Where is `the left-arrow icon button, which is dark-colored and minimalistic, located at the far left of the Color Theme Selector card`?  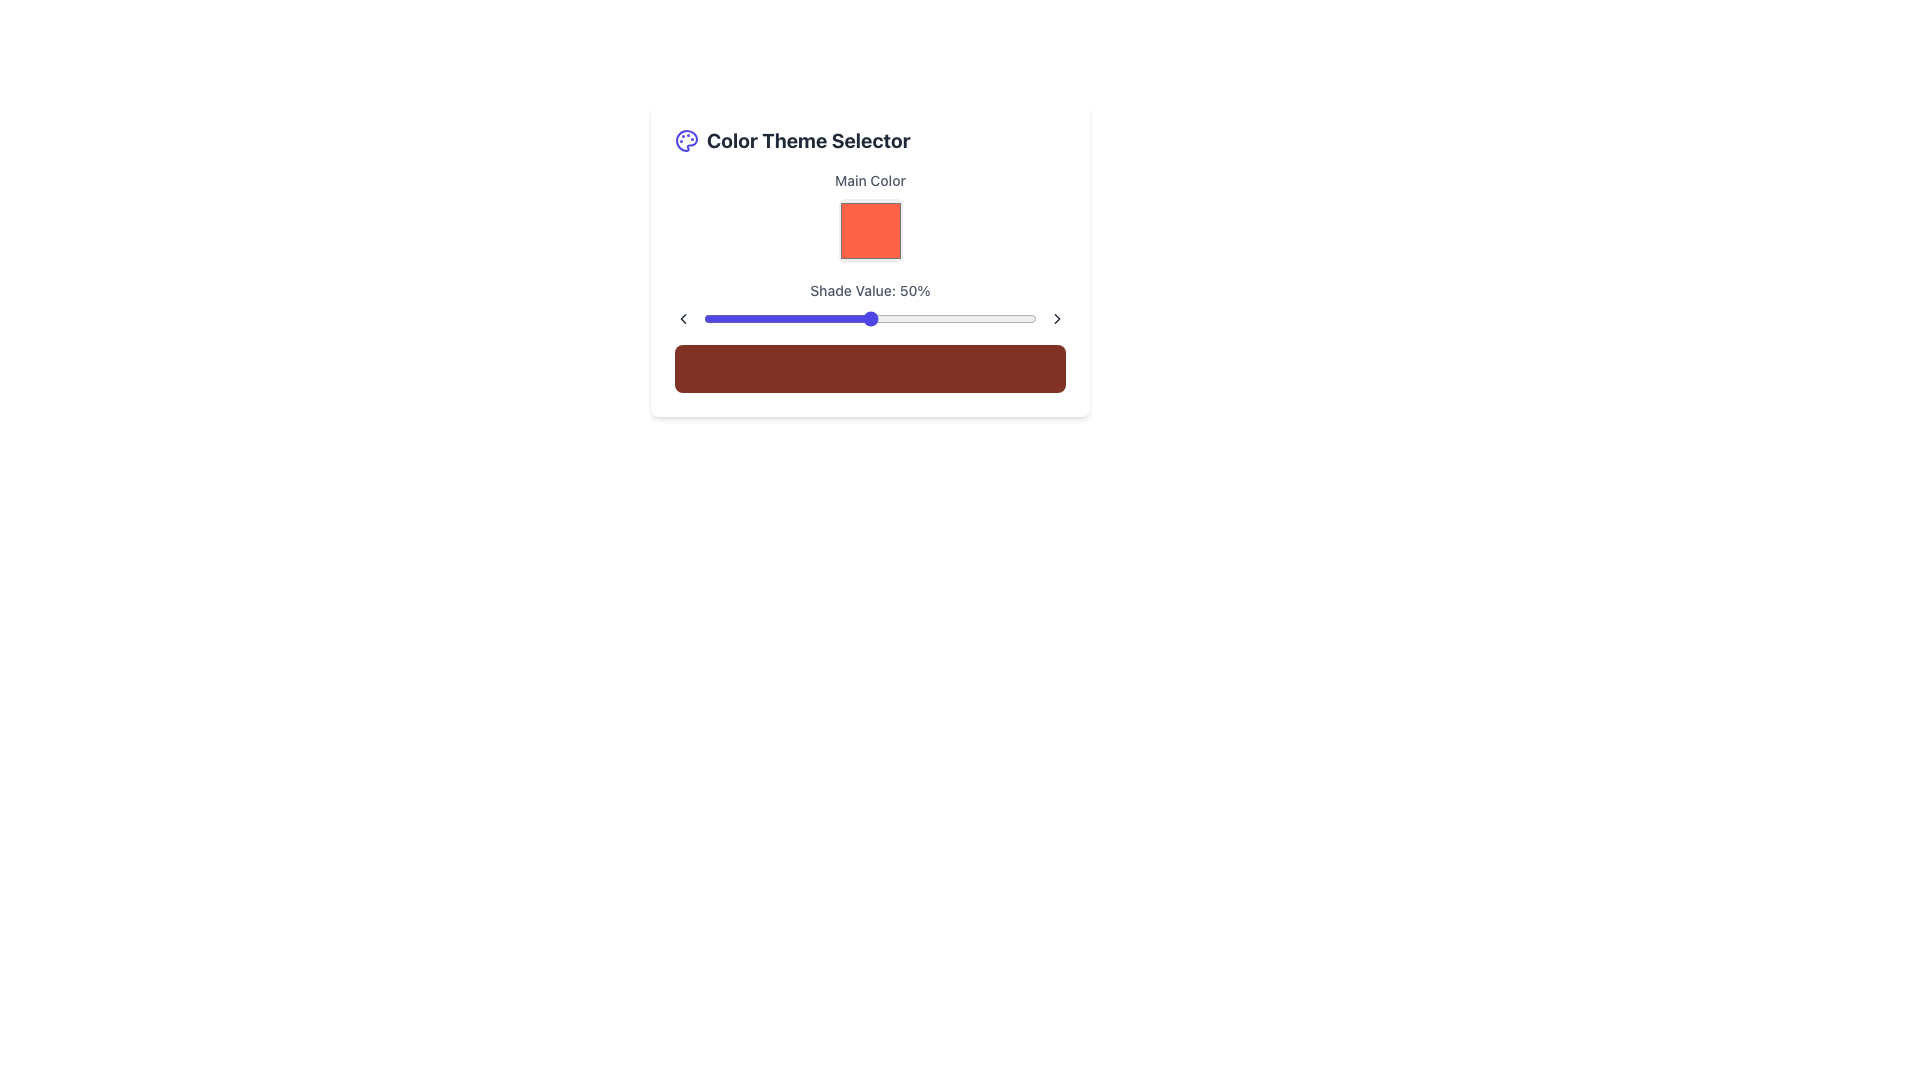 the left-arrow icon button, which is dark-colored and minimalistic, located at the far left of the Color Theme Selector card is located at coordinates (683, 318).